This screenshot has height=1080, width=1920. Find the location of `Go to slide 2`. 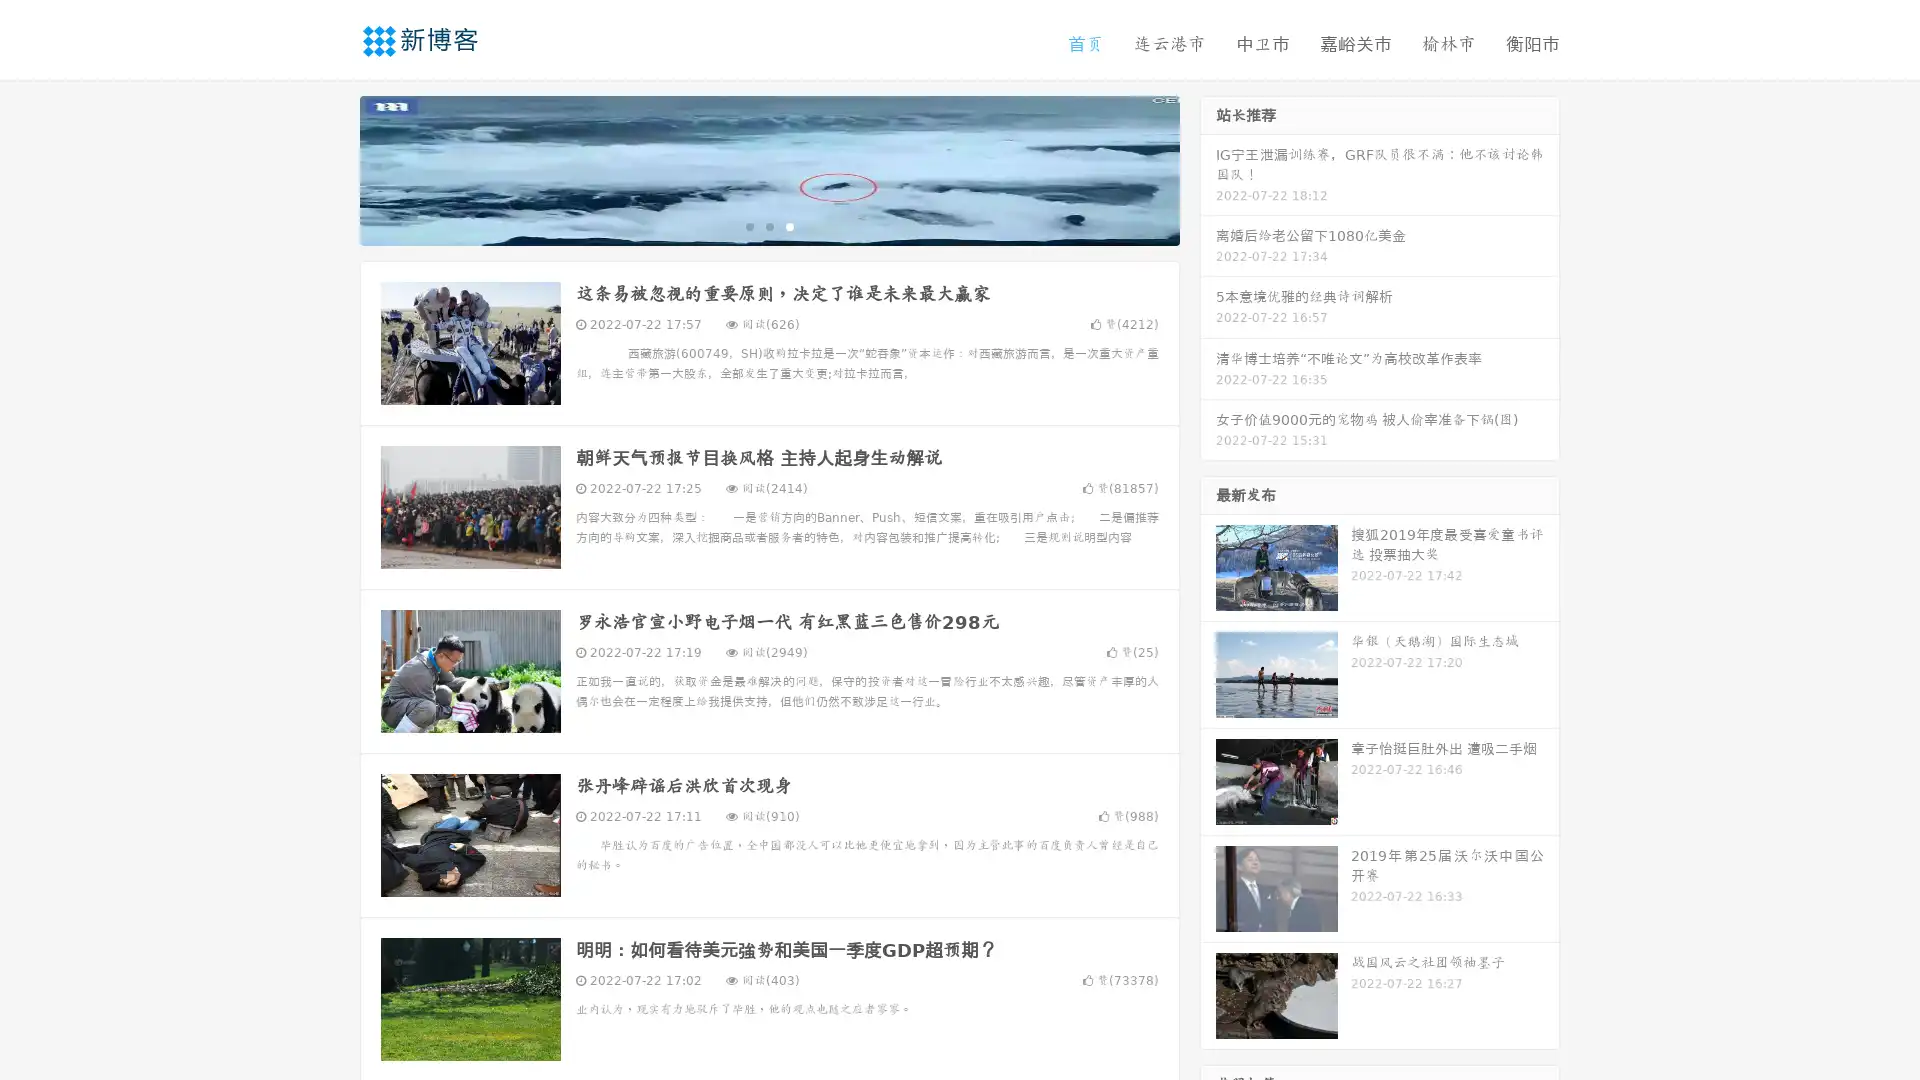

Go to slide 2 is located at coordinates (768, 225).